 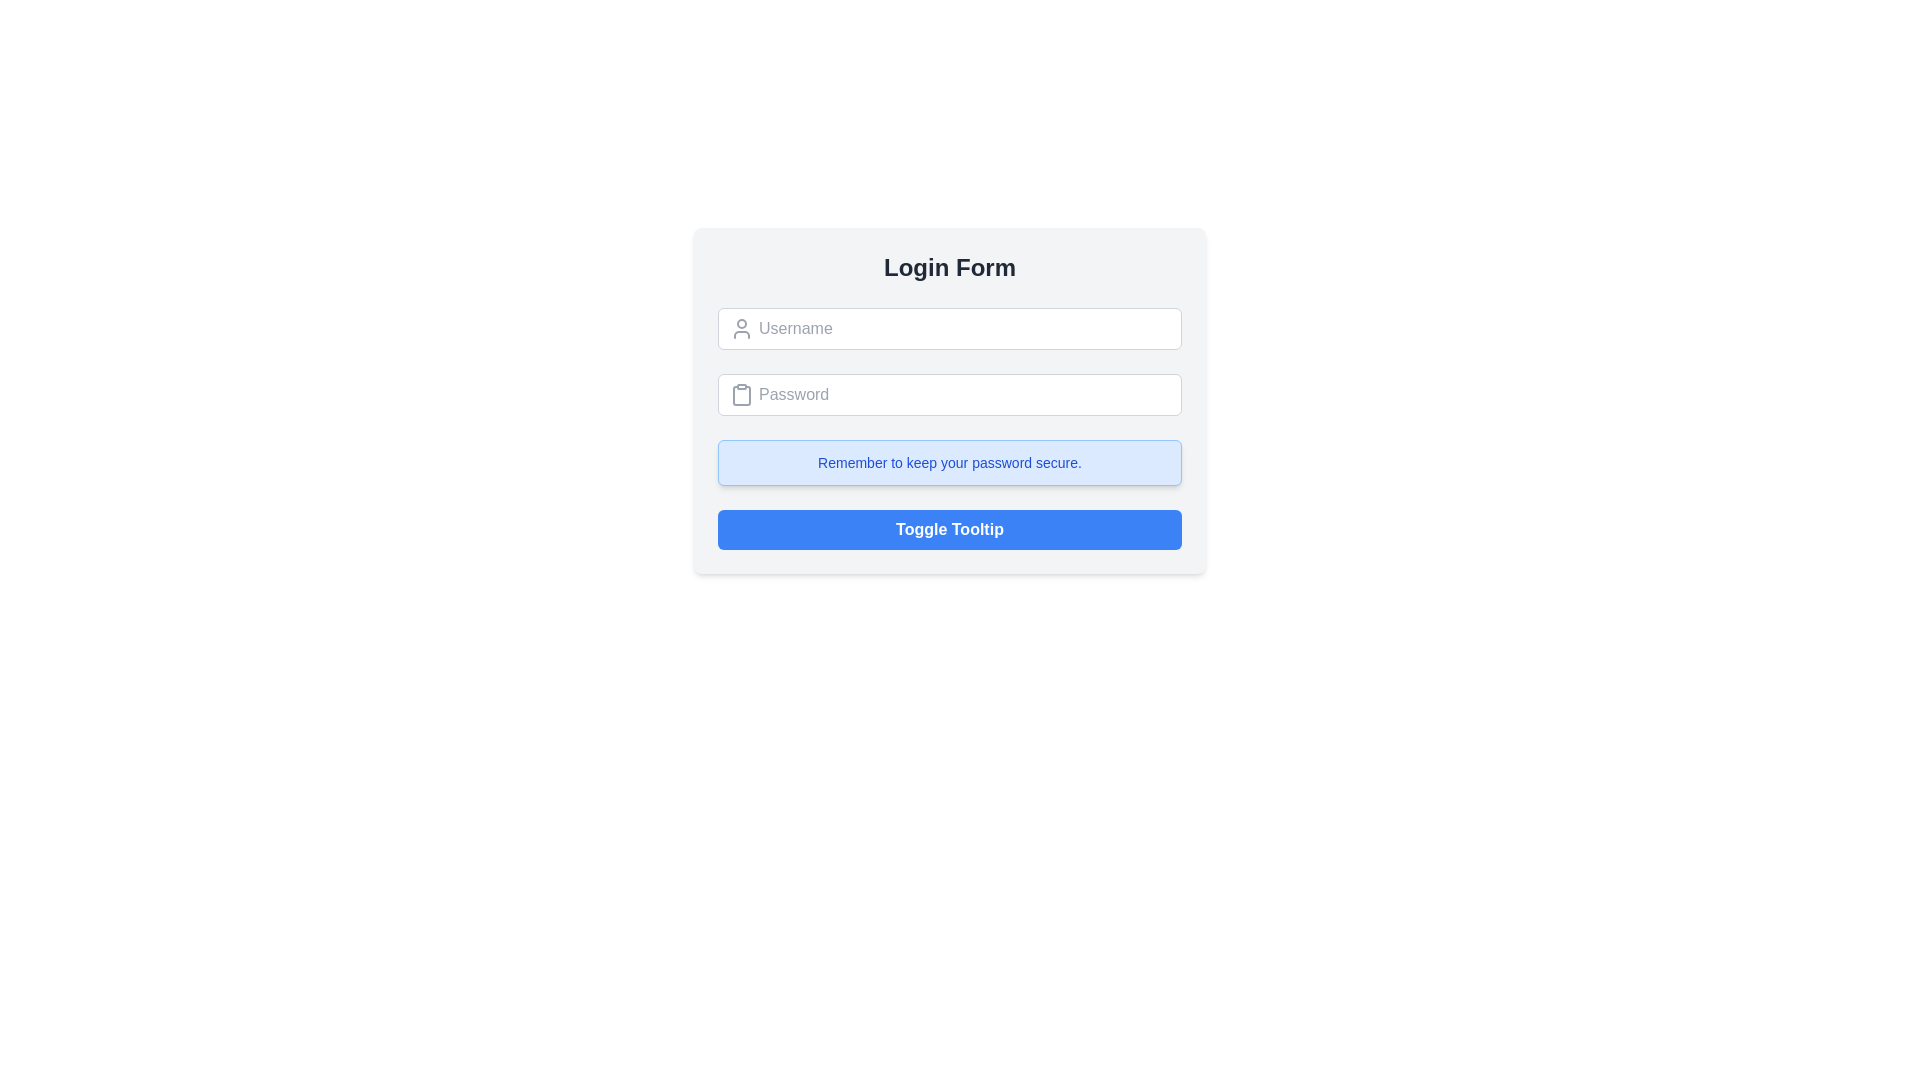 I want to click on the static informational box with a light blue background that contains the message 'Remember to keep your password secure.', so click(x=949, y=462).